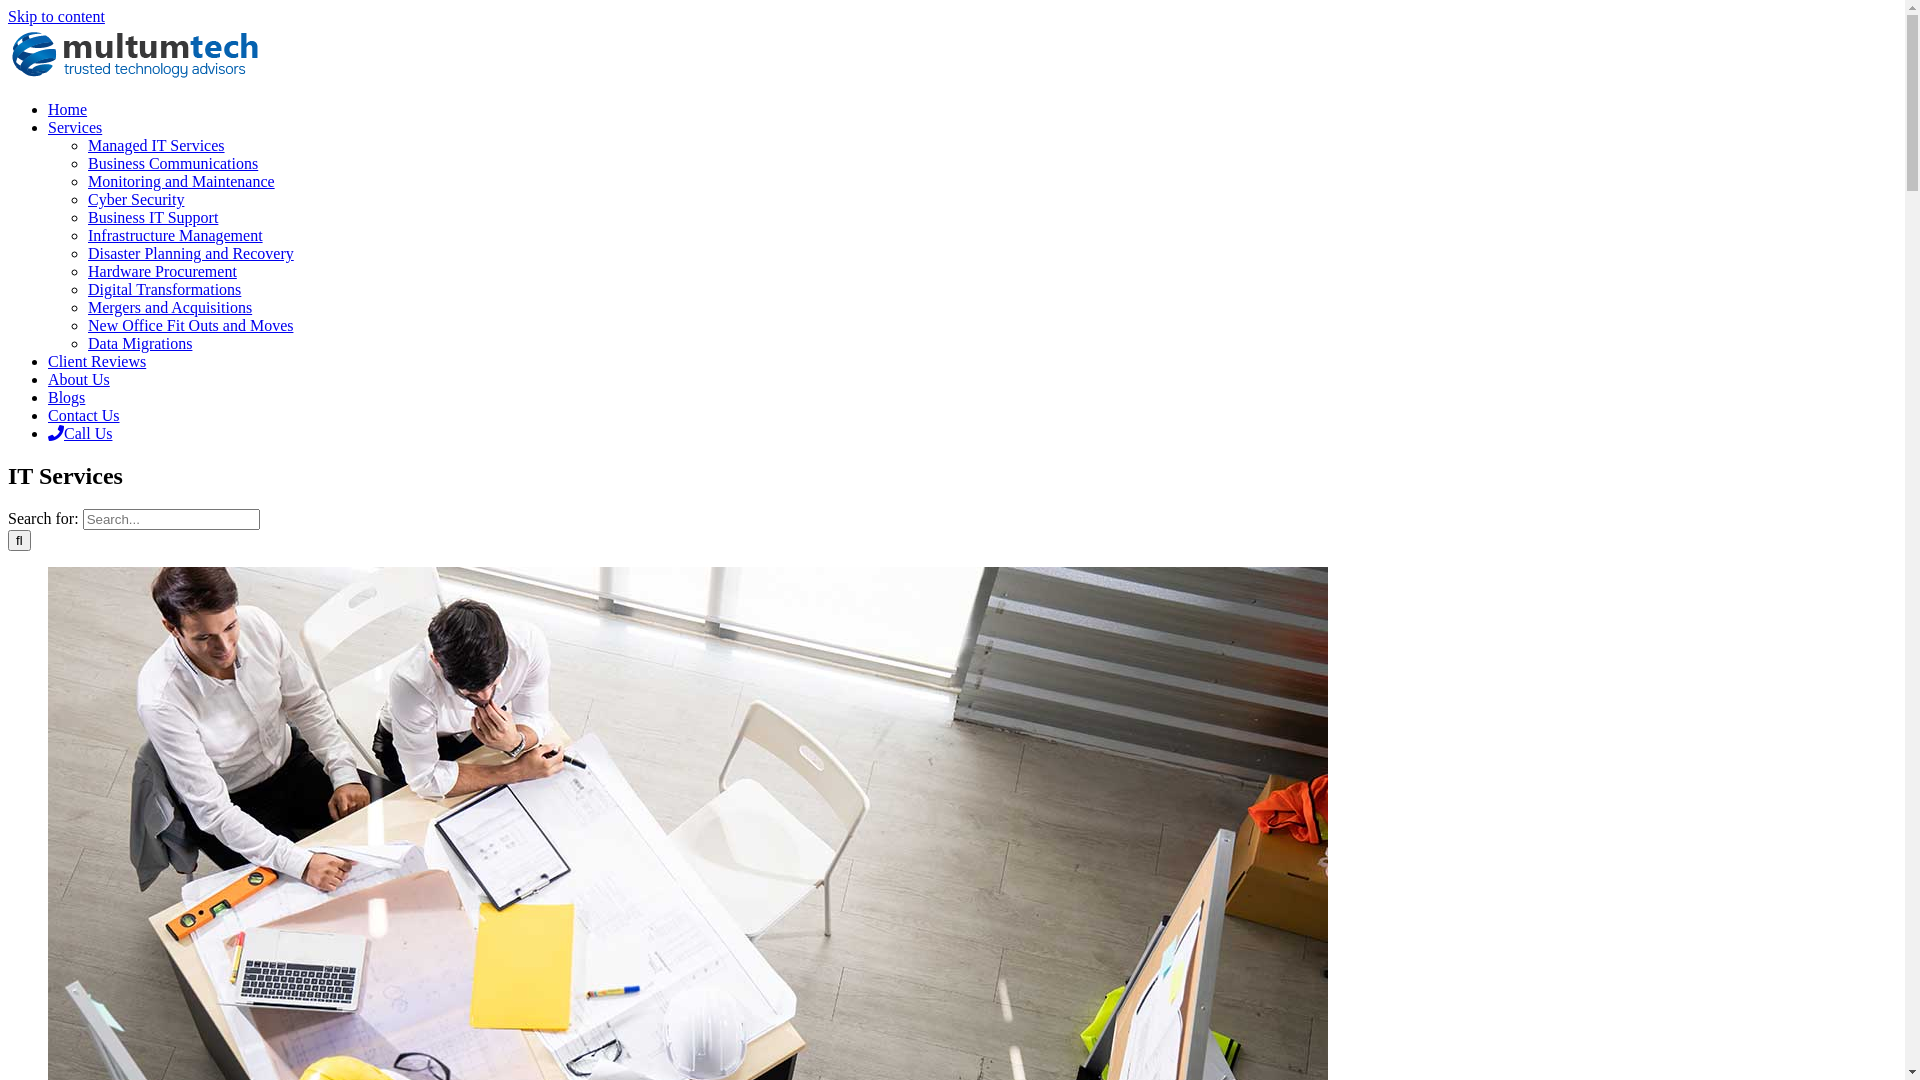  Describe the element at coordinates (48, 379) in the screenshot. I see `'About Us'` at that location.